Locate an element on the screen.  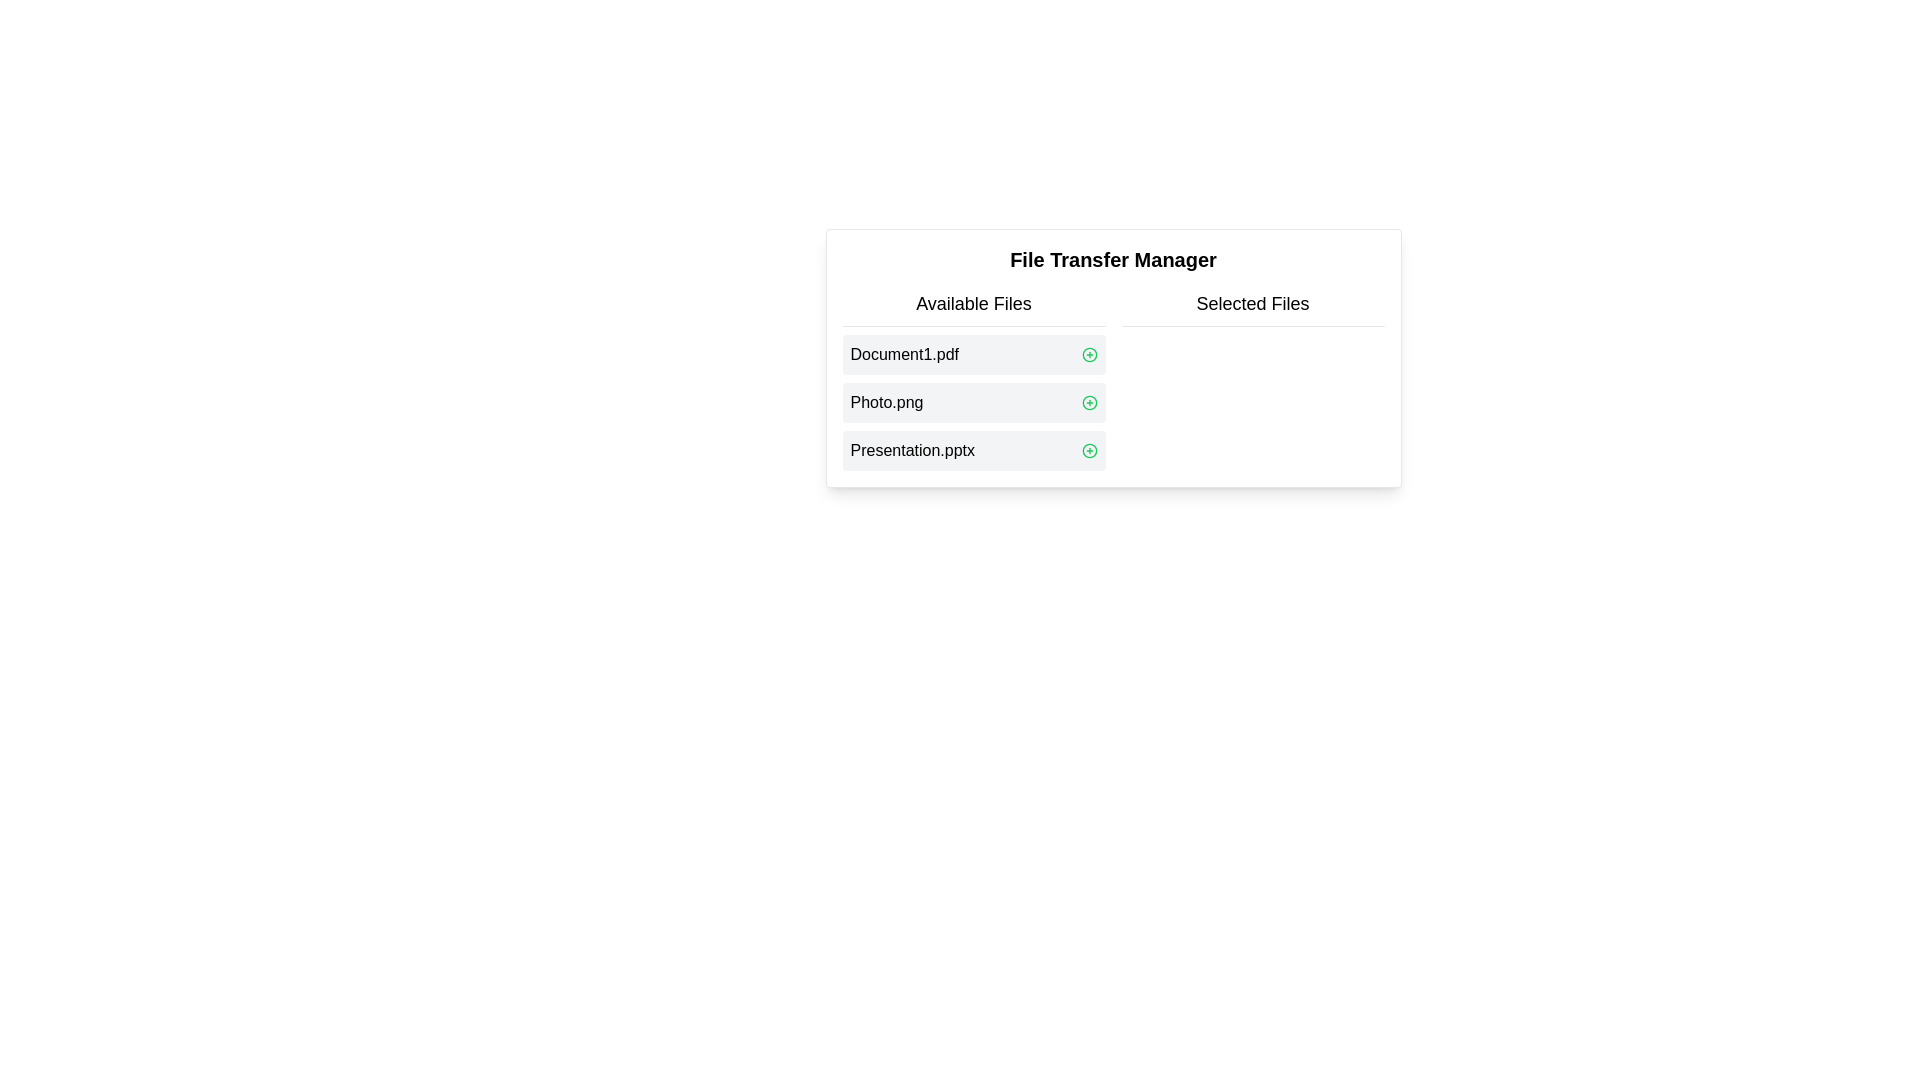
to select the file entry named 'Photo.png' in the 'Available Files' section, which is the second item in the vertical list is located at coordinates (974, 402).